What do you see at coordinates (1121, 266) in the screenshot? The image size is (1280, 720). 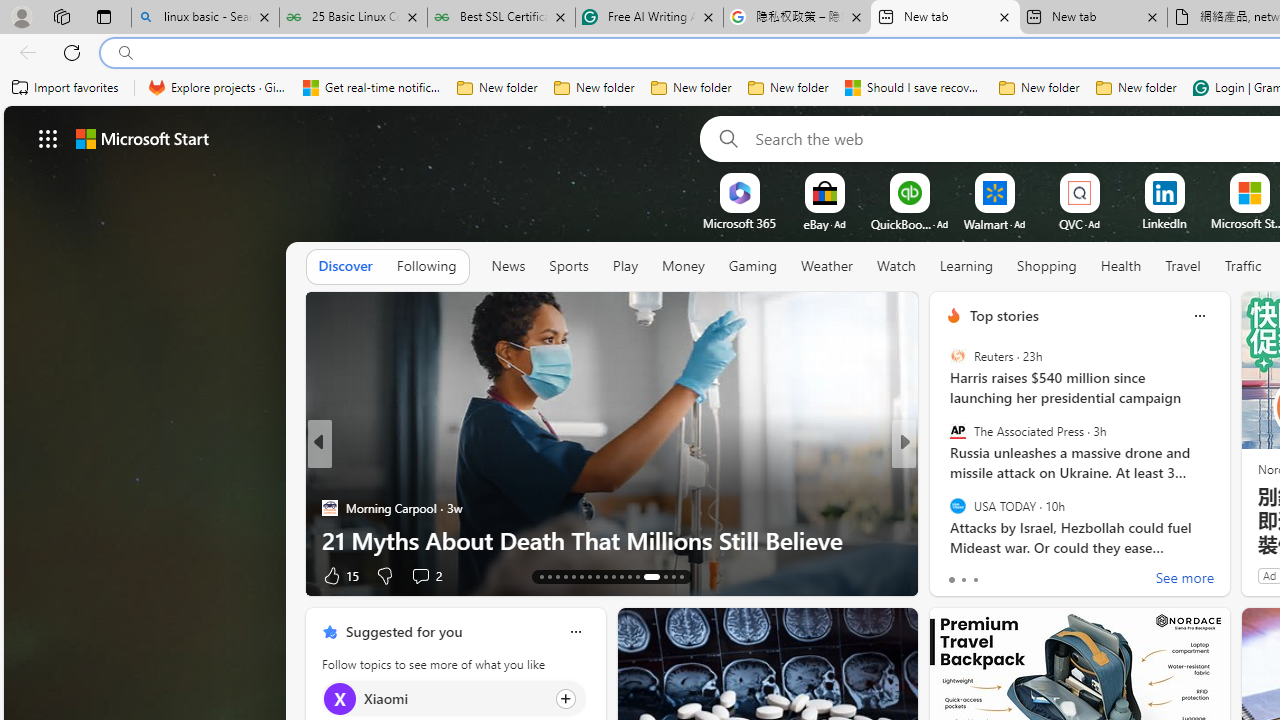 I see `'Health'` at bounding box center [1121, 266].